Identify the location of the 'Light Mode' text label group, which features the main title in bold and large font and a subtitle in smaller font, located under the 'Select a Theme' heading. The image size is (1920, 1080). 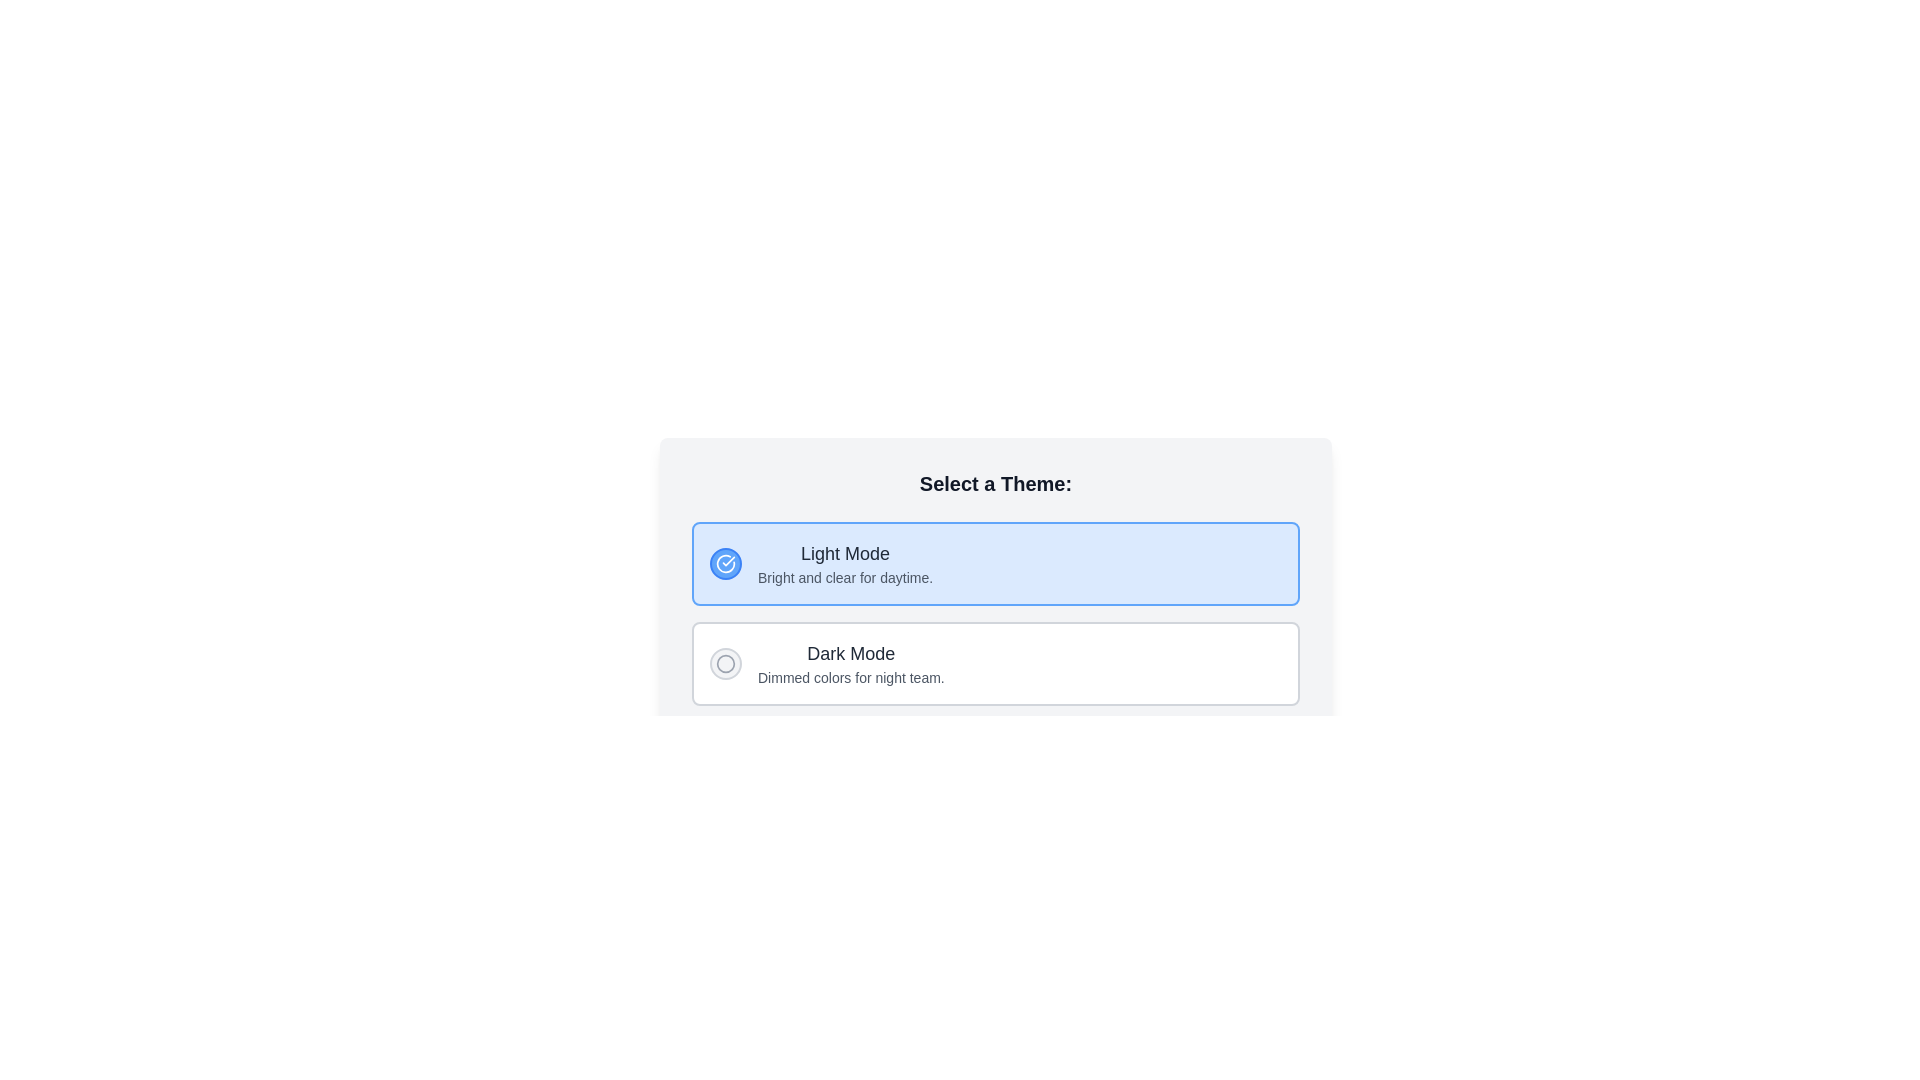
(845, 563).